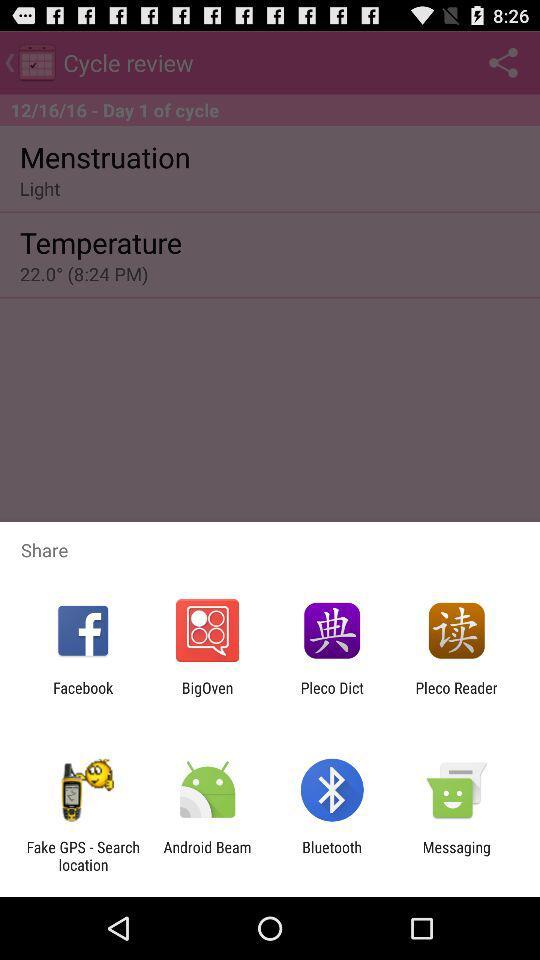  I want to click on app next to bluetooth item, so click(206, 855).